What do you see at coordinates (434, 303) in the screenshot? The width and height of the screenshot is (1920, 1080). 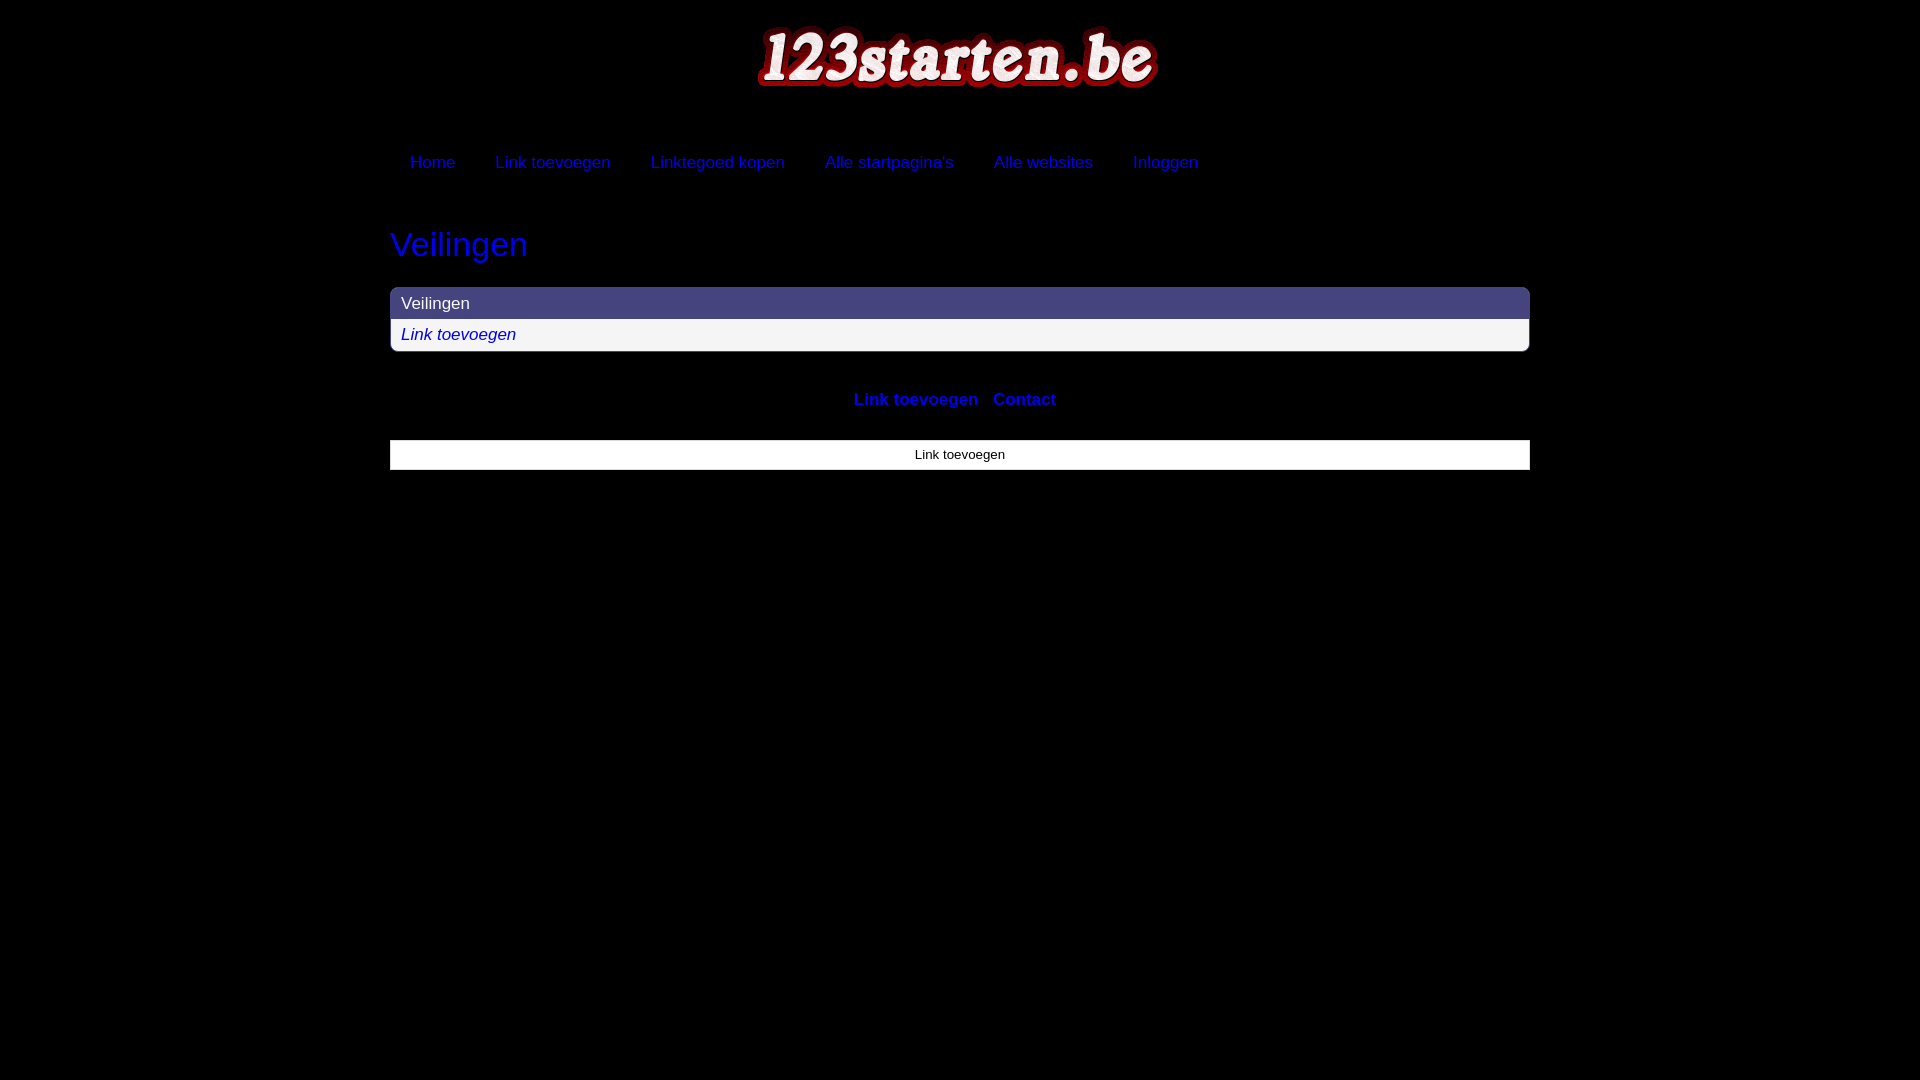 I see `'Veilingen'` at bounding box center [434, 303].